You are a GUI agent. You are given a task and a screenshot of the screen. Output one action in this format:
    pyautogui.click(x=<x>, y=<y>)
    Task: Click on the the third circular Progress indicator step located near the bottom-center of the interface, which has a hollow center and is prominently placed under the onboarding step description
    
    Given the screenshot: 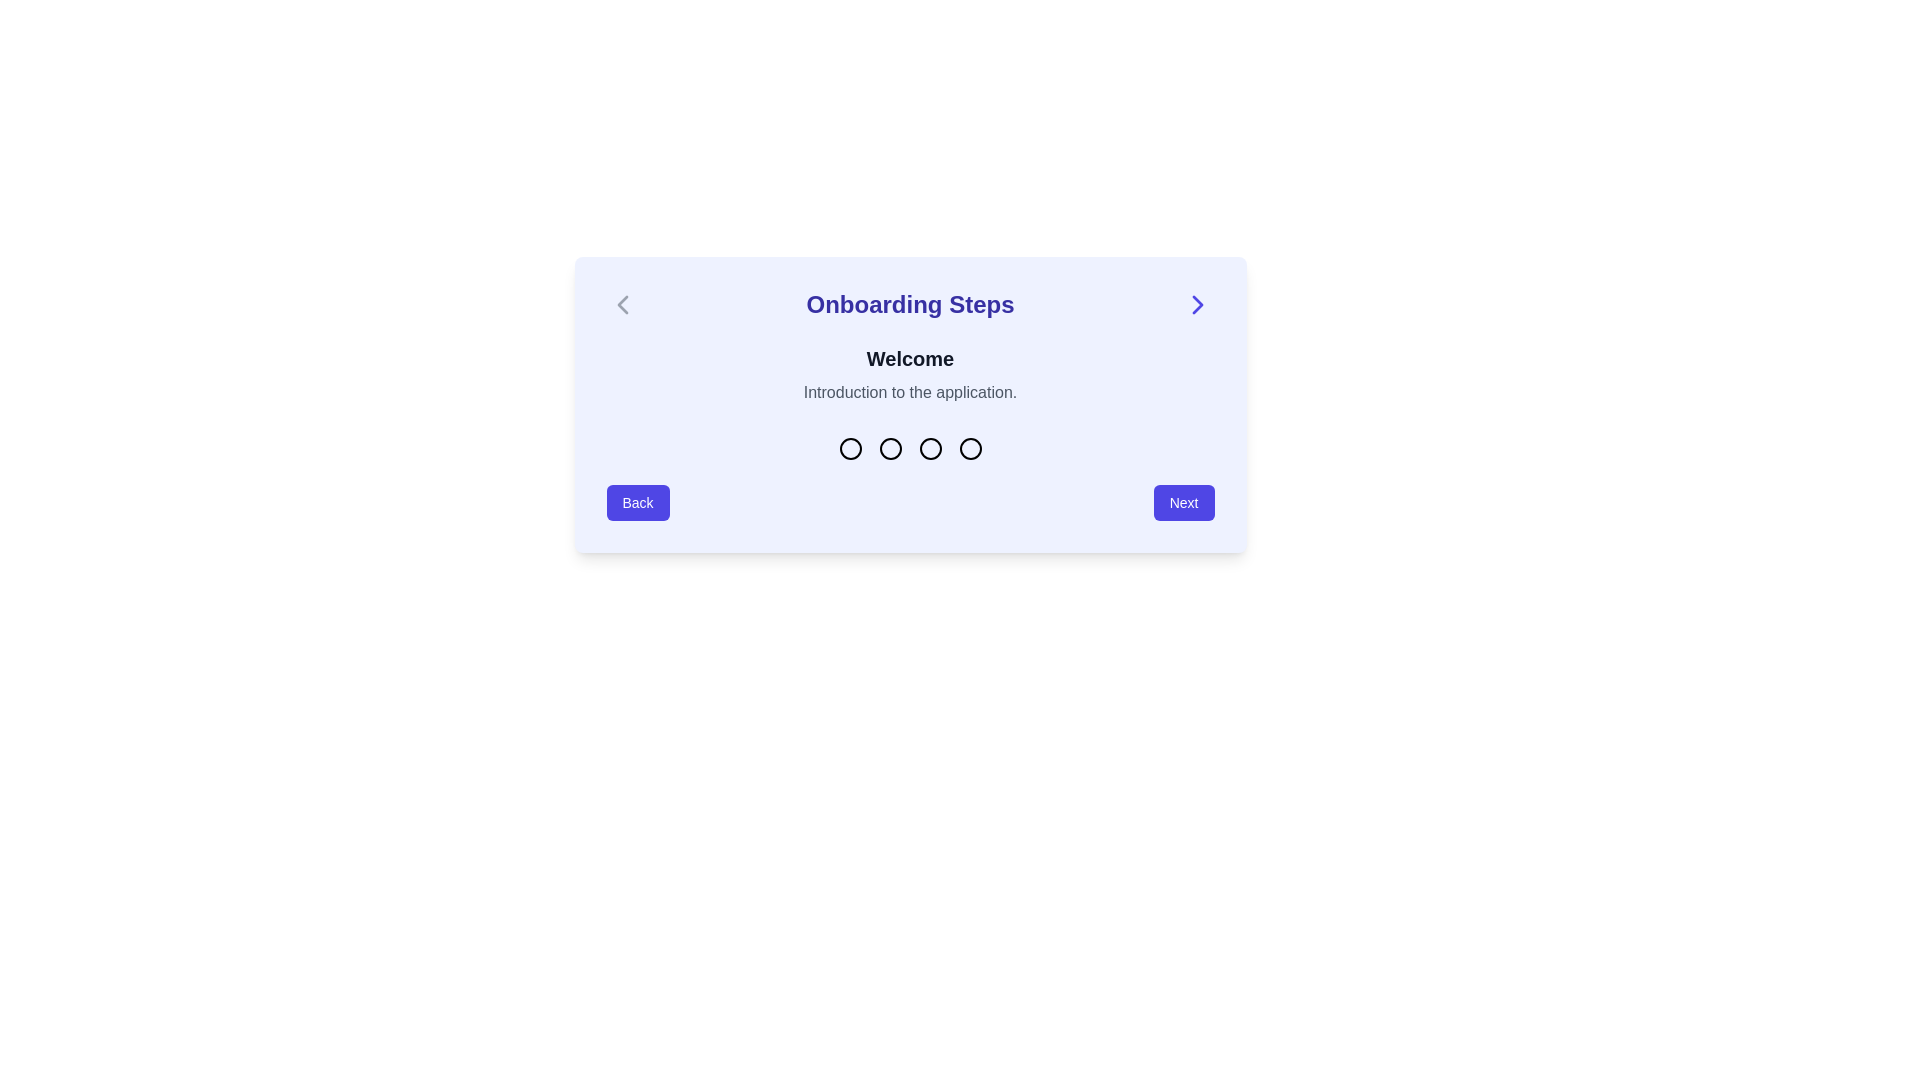 What is the action you would take?
    pyautogui.click(x=929, y=447)
    